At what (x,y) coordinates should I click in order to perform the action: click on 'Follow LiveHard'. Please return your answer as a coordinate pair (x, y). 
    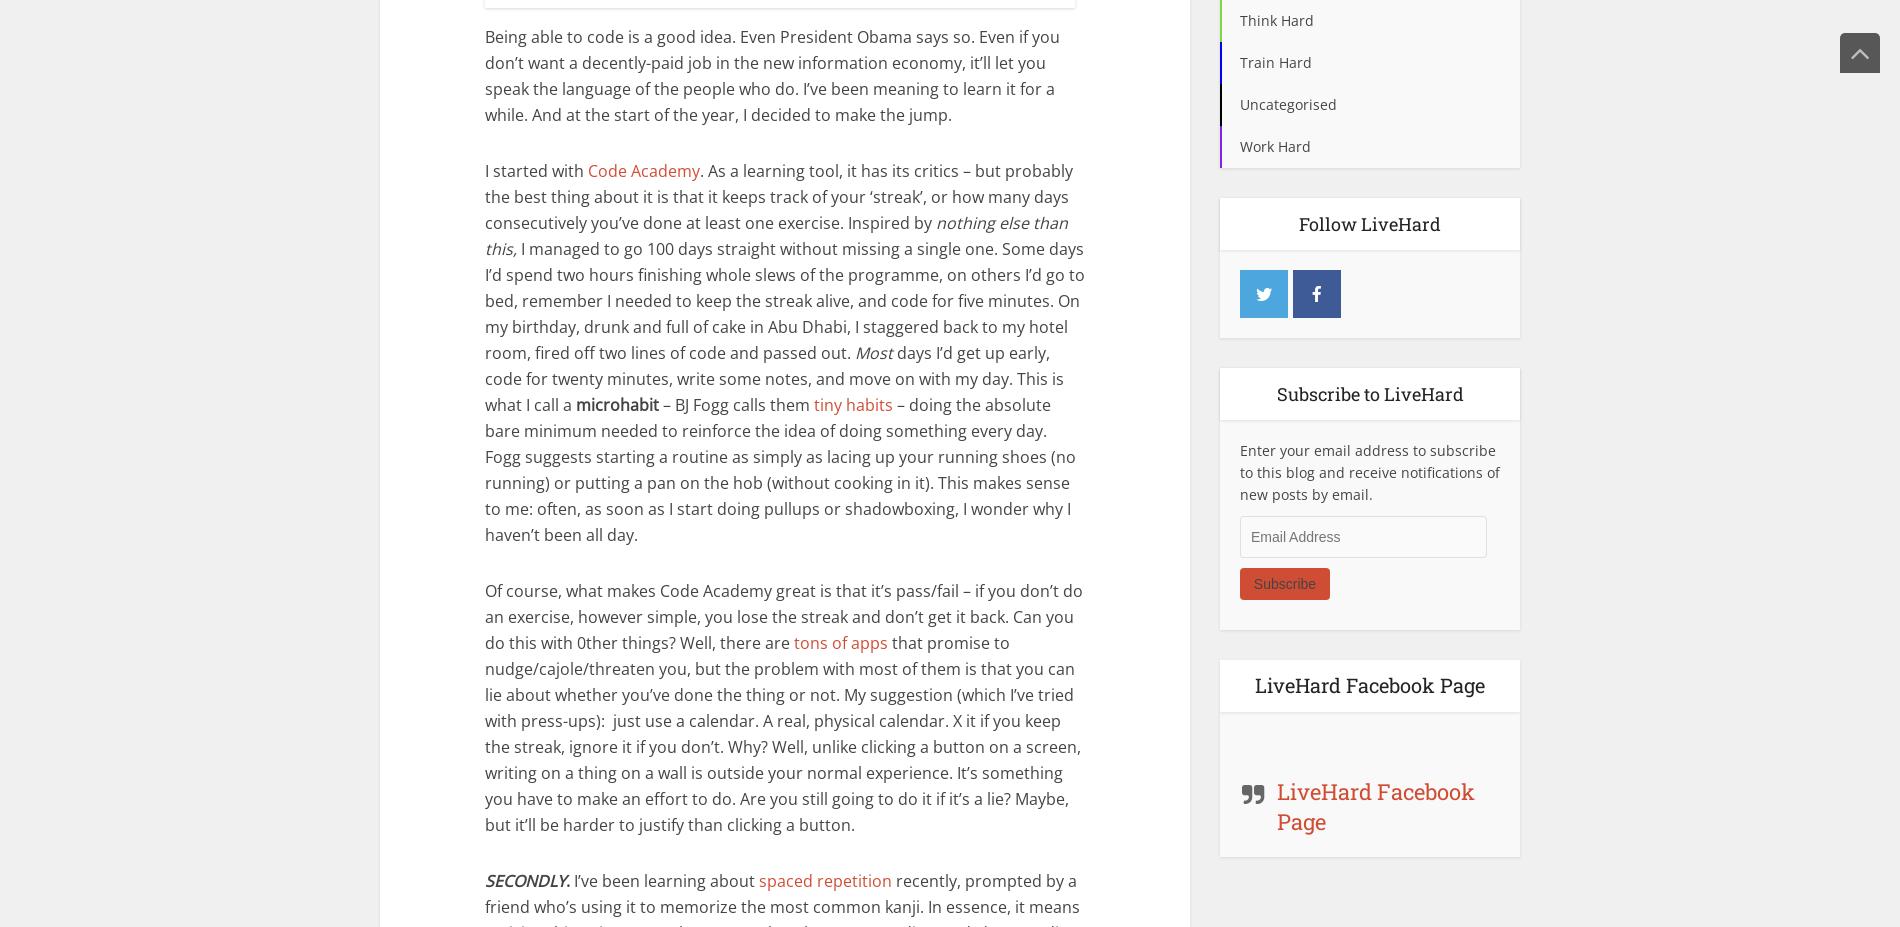
    Looking at the image, I should click on (1369, 223).